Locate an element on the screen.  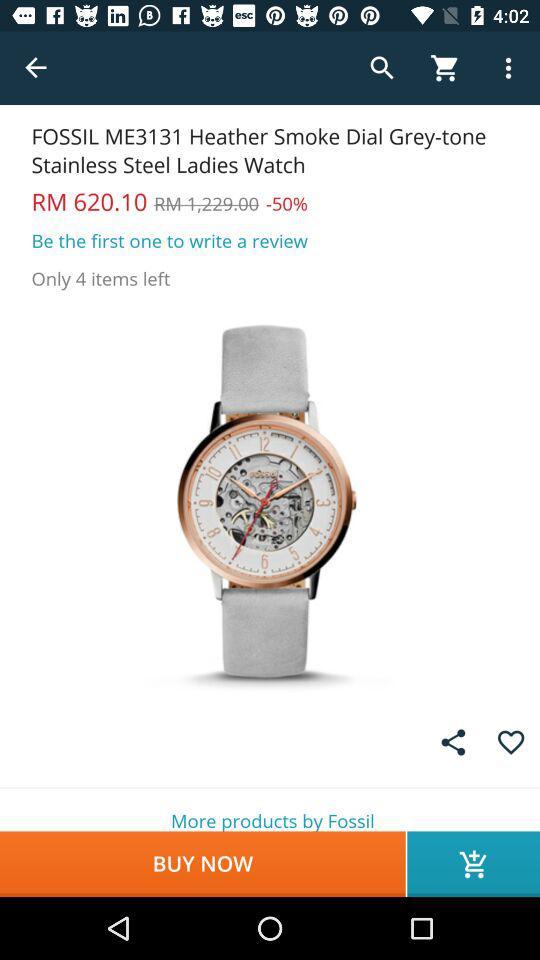
the item above the fossil me3131 heather item is located at coordinates (36, 68).